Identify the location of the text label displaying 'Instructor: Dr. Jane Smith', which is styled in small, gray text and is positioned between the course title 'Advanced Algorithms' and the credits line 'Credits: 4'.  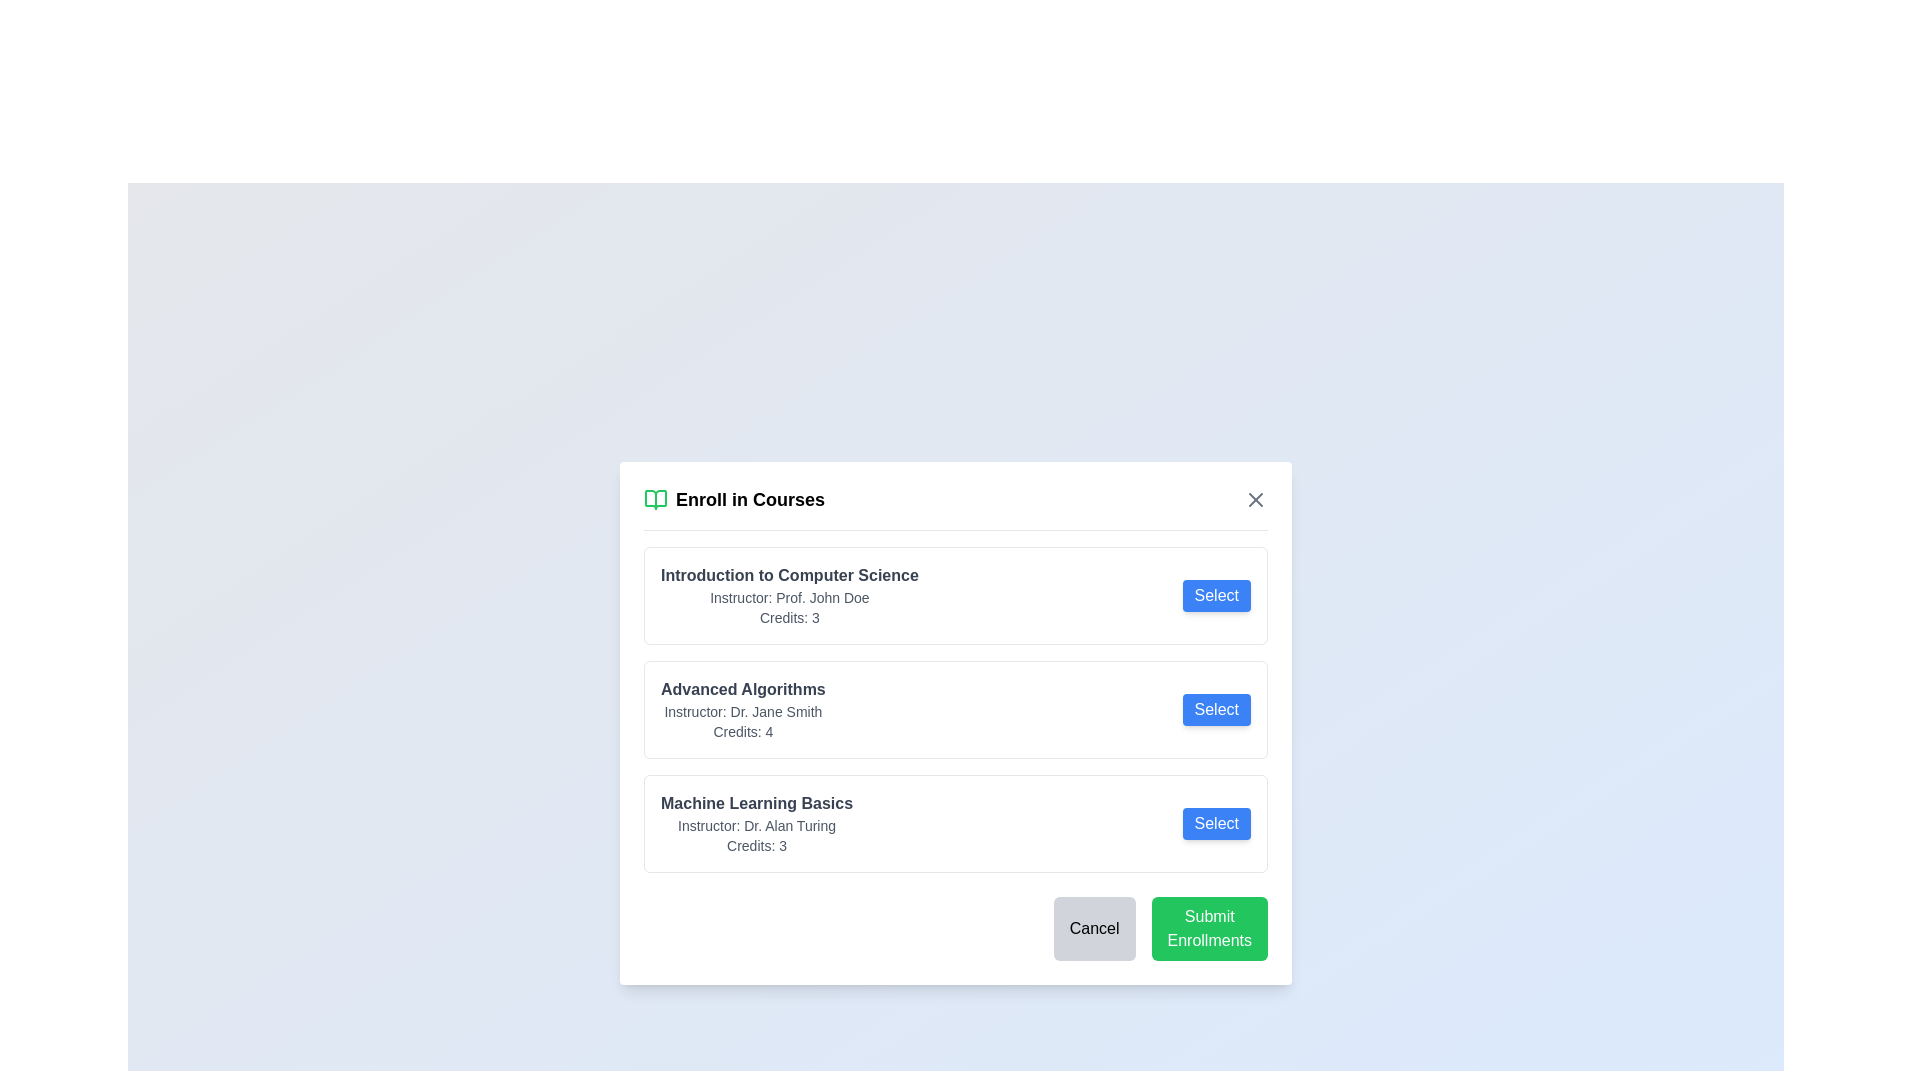
(742, 710).